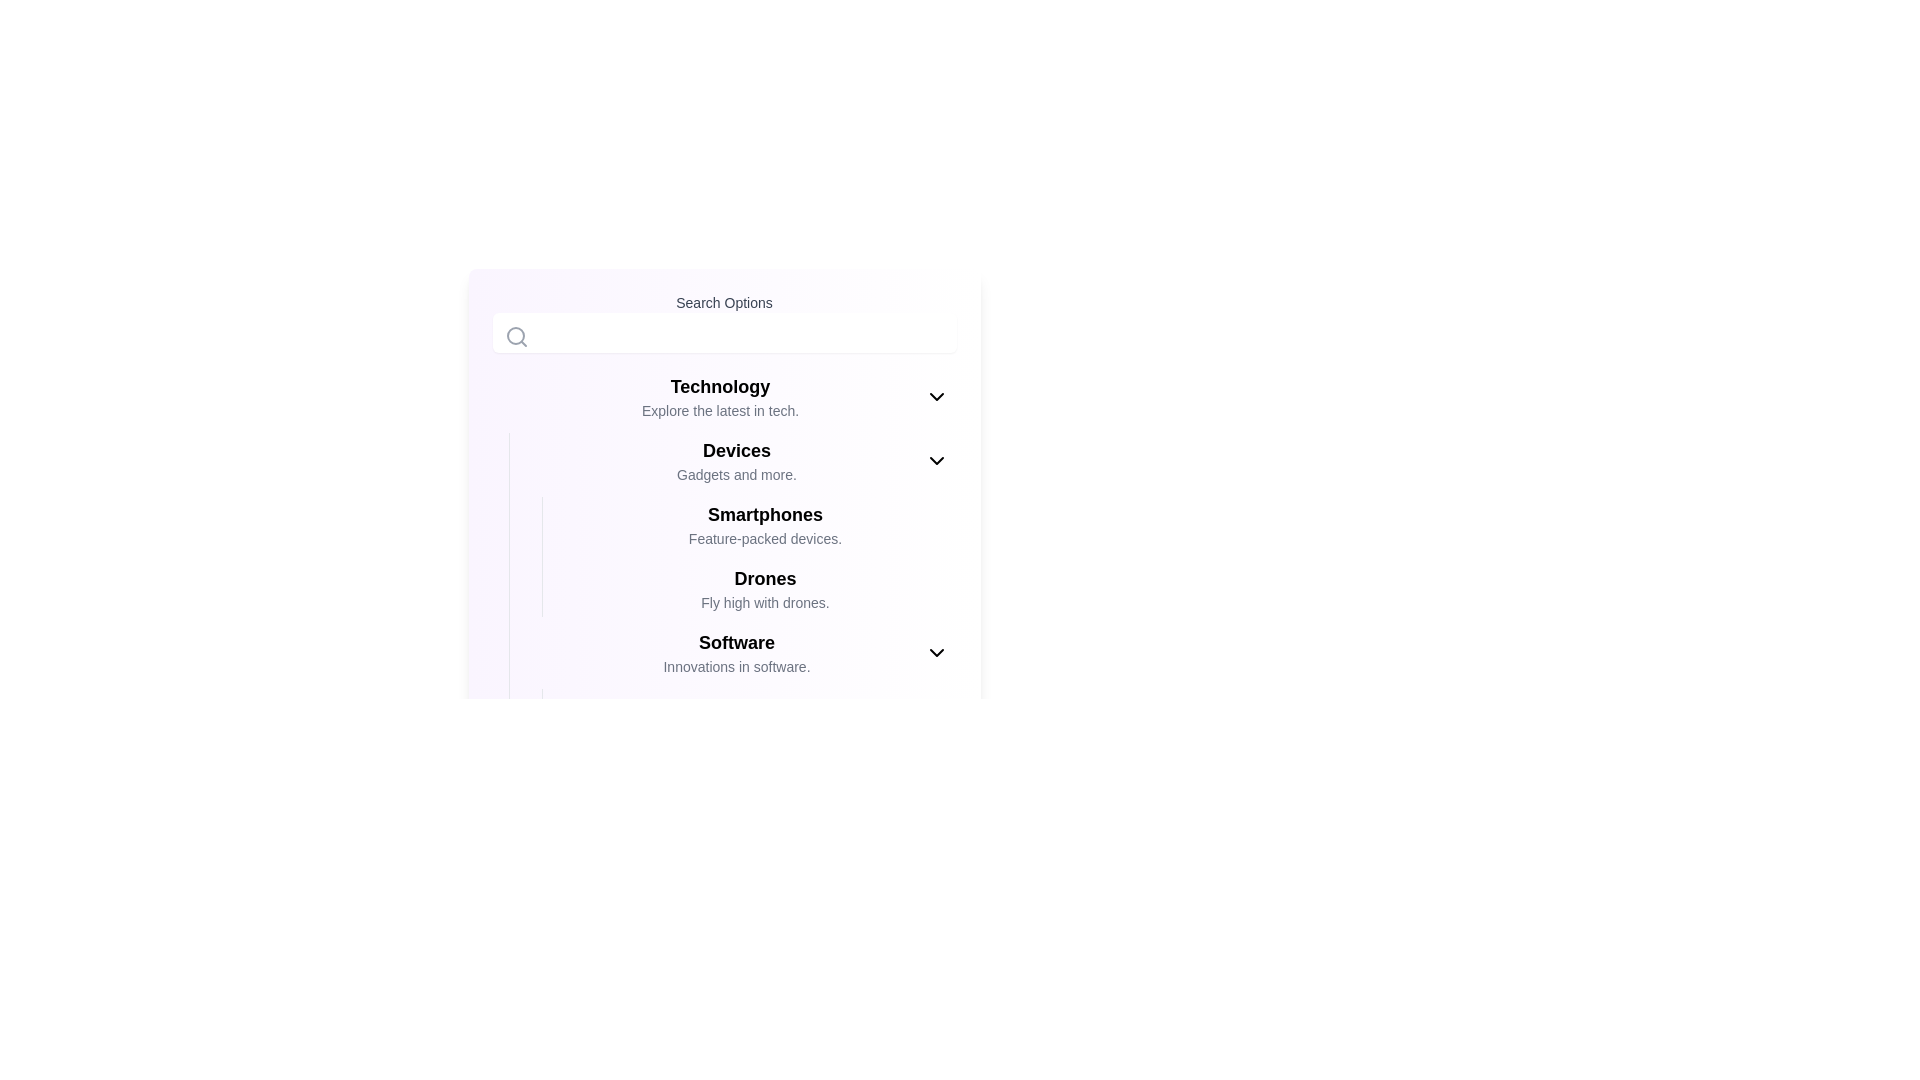 The height and width of the screenshot is (1080, 1920). What do you see at coordinates (935, 461) in the screenshot?
I see `the downward-pointing chevron icon located to the right of the 'Devices' section` at bounding box center [935, 461].